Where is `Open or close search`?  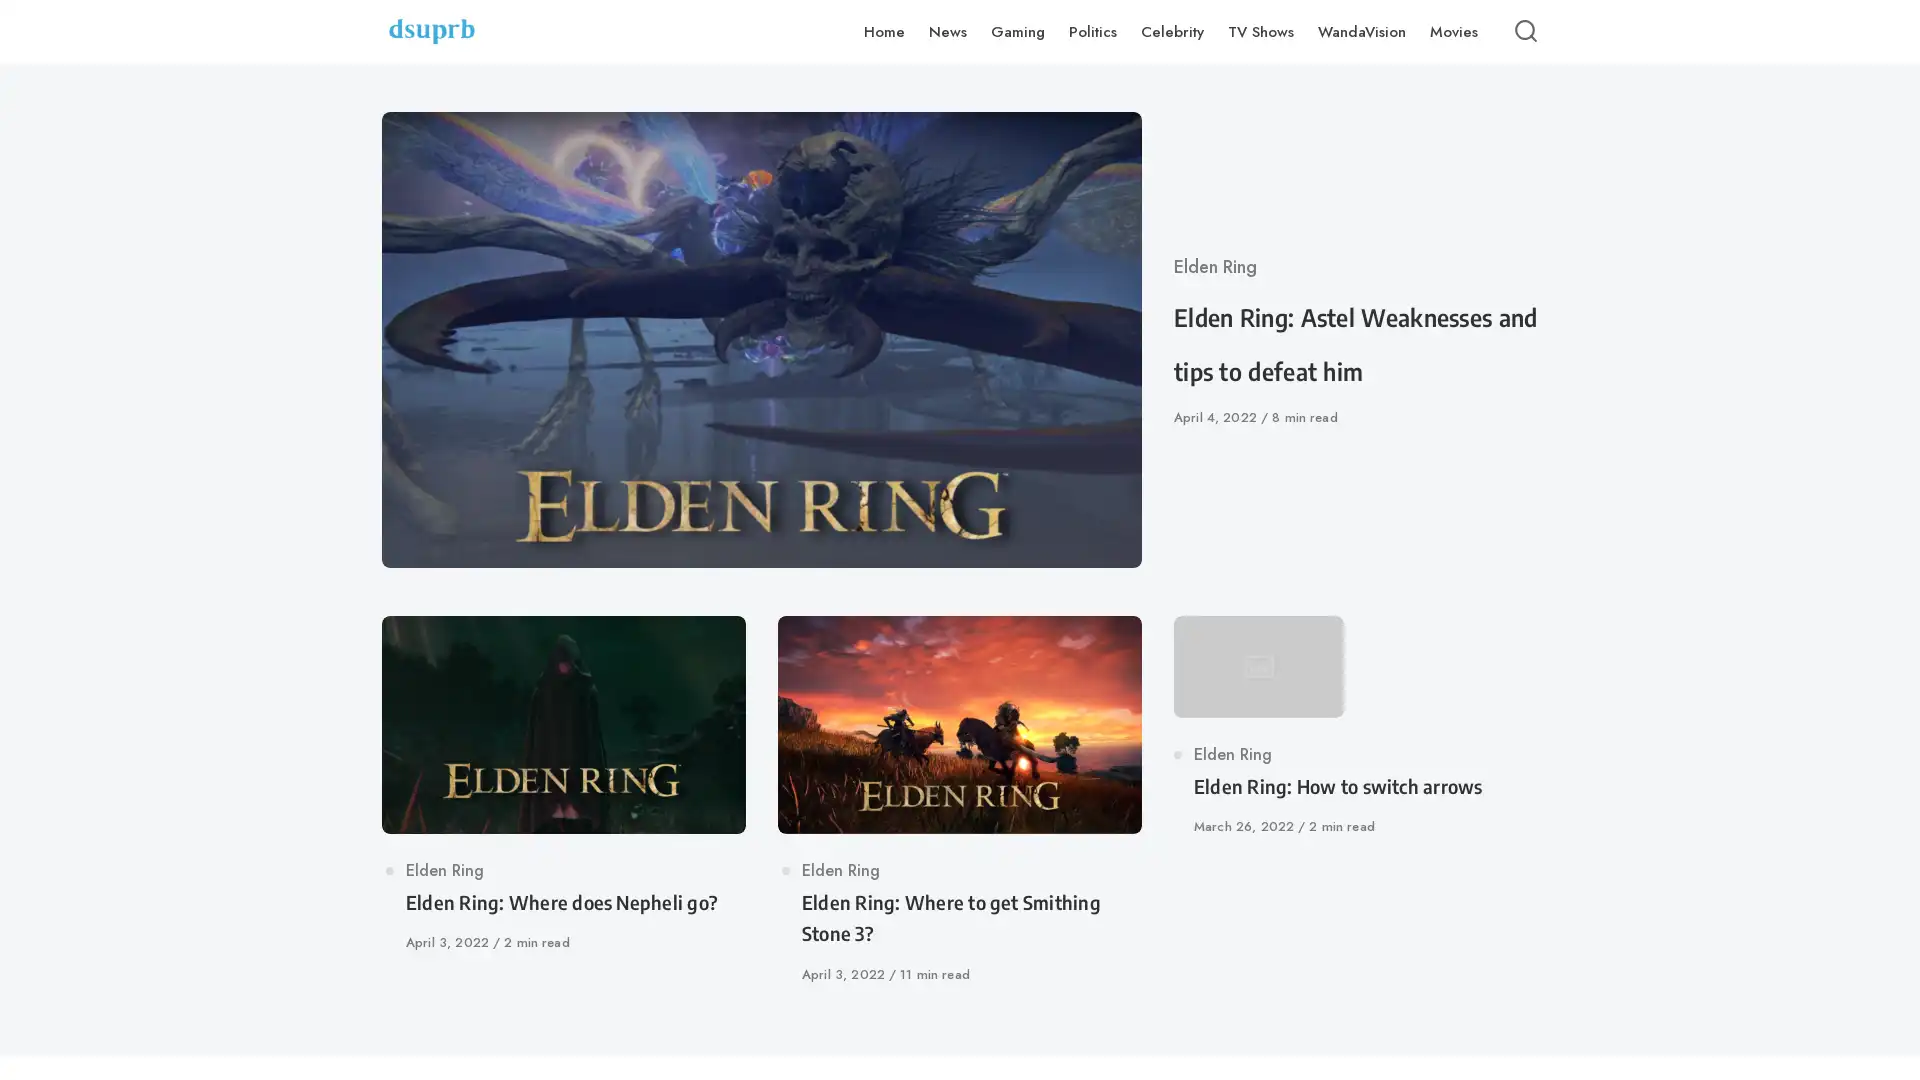
Open or close search is located at coordinates (1525, 31).